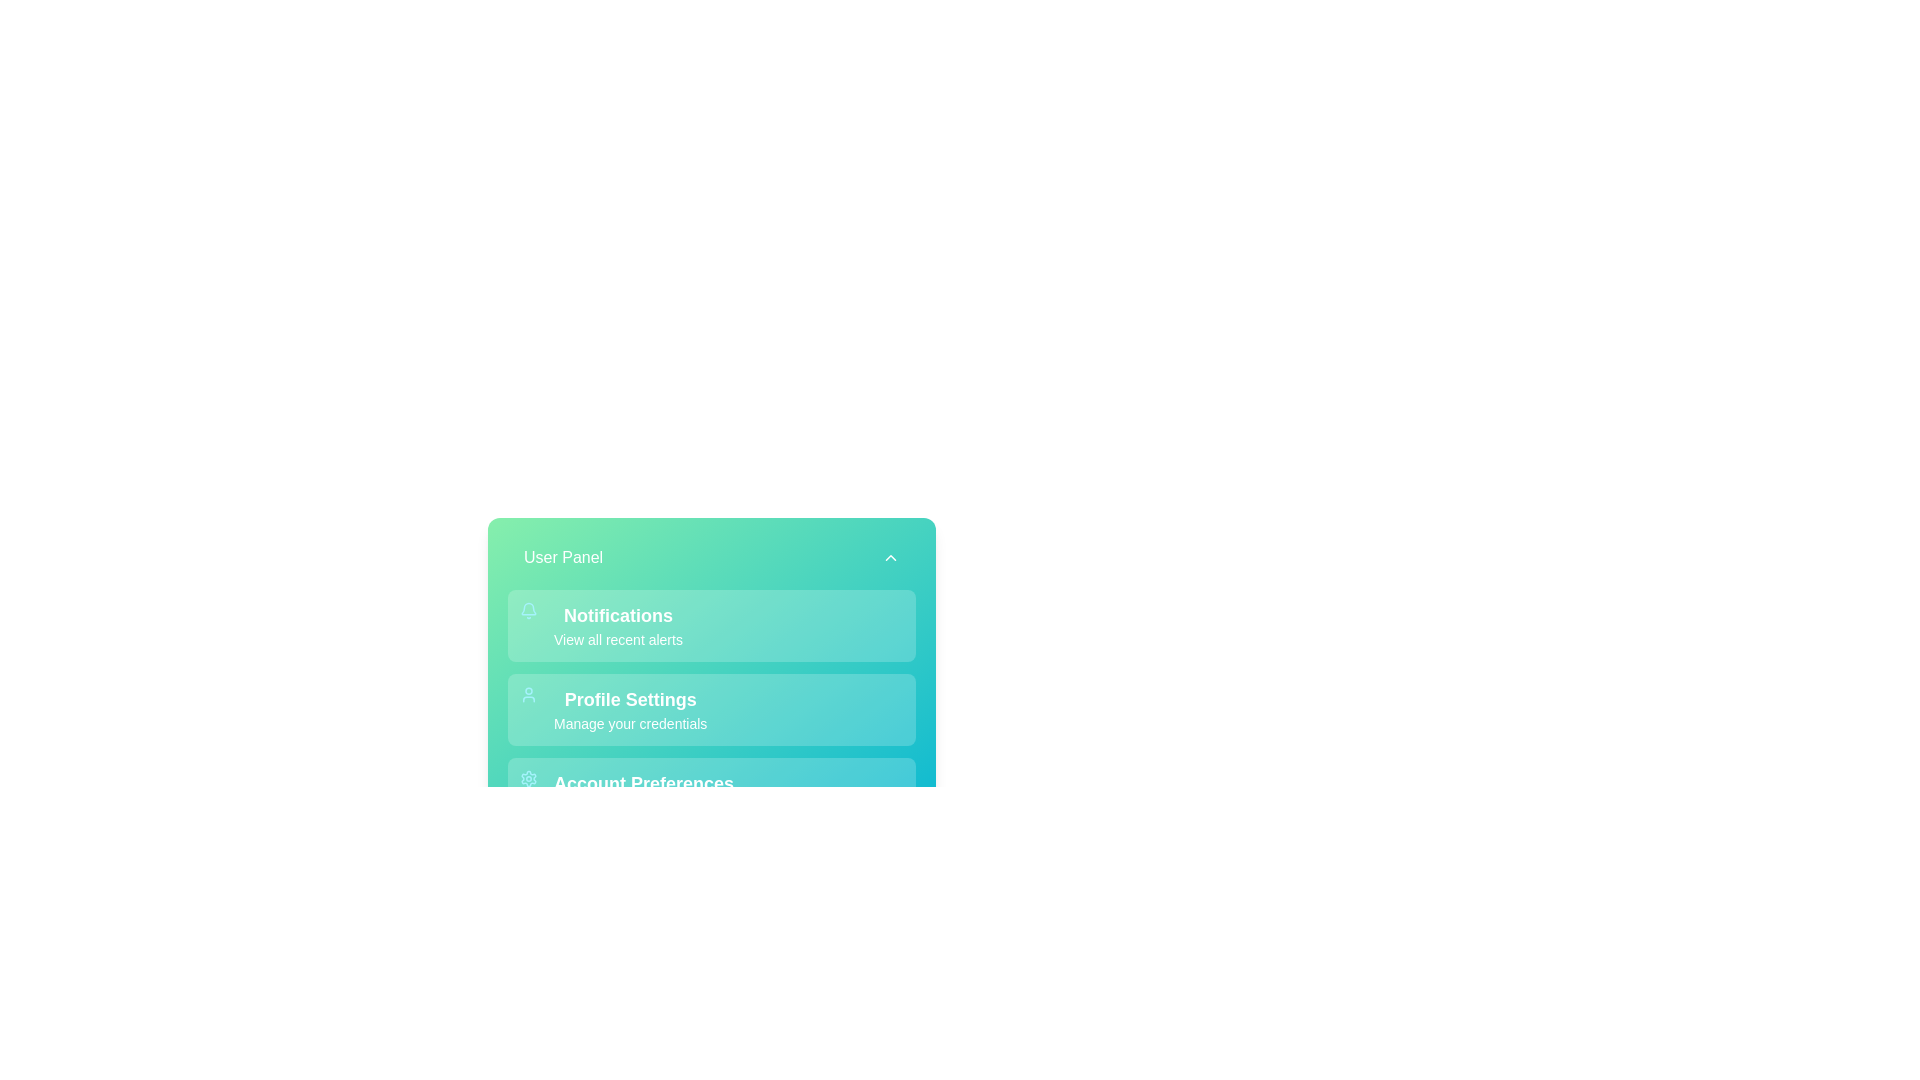 This screenshot has width=1920, height=1080. Describe the element at coordinates (711, 708) in the screenshot. I see `the menu item Profile Settings in the UserAccountPanel` at that location.